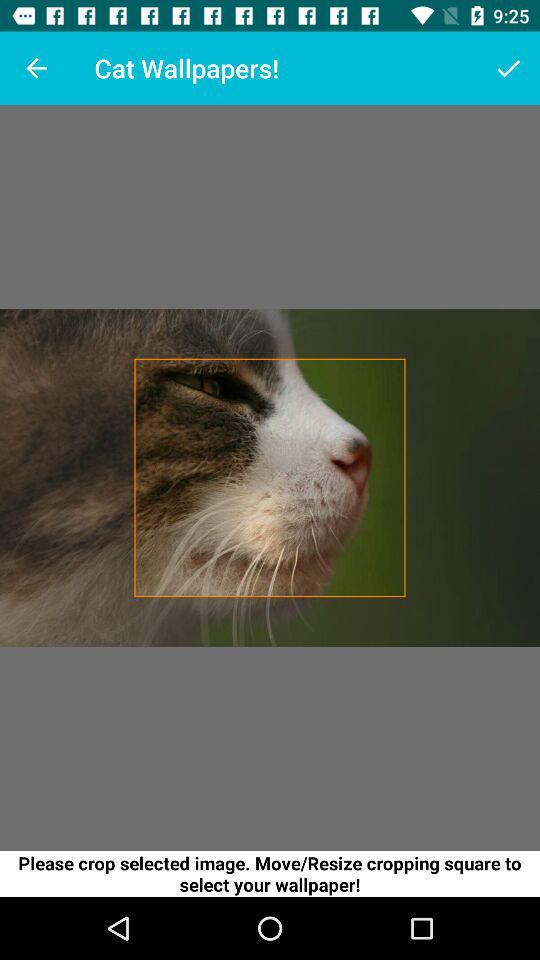 This screenshot has height=960, width=540. Describe the element at coordinates (36, 68) in the screenshot. I see `item next to the cat wallpapers! item` at that location.